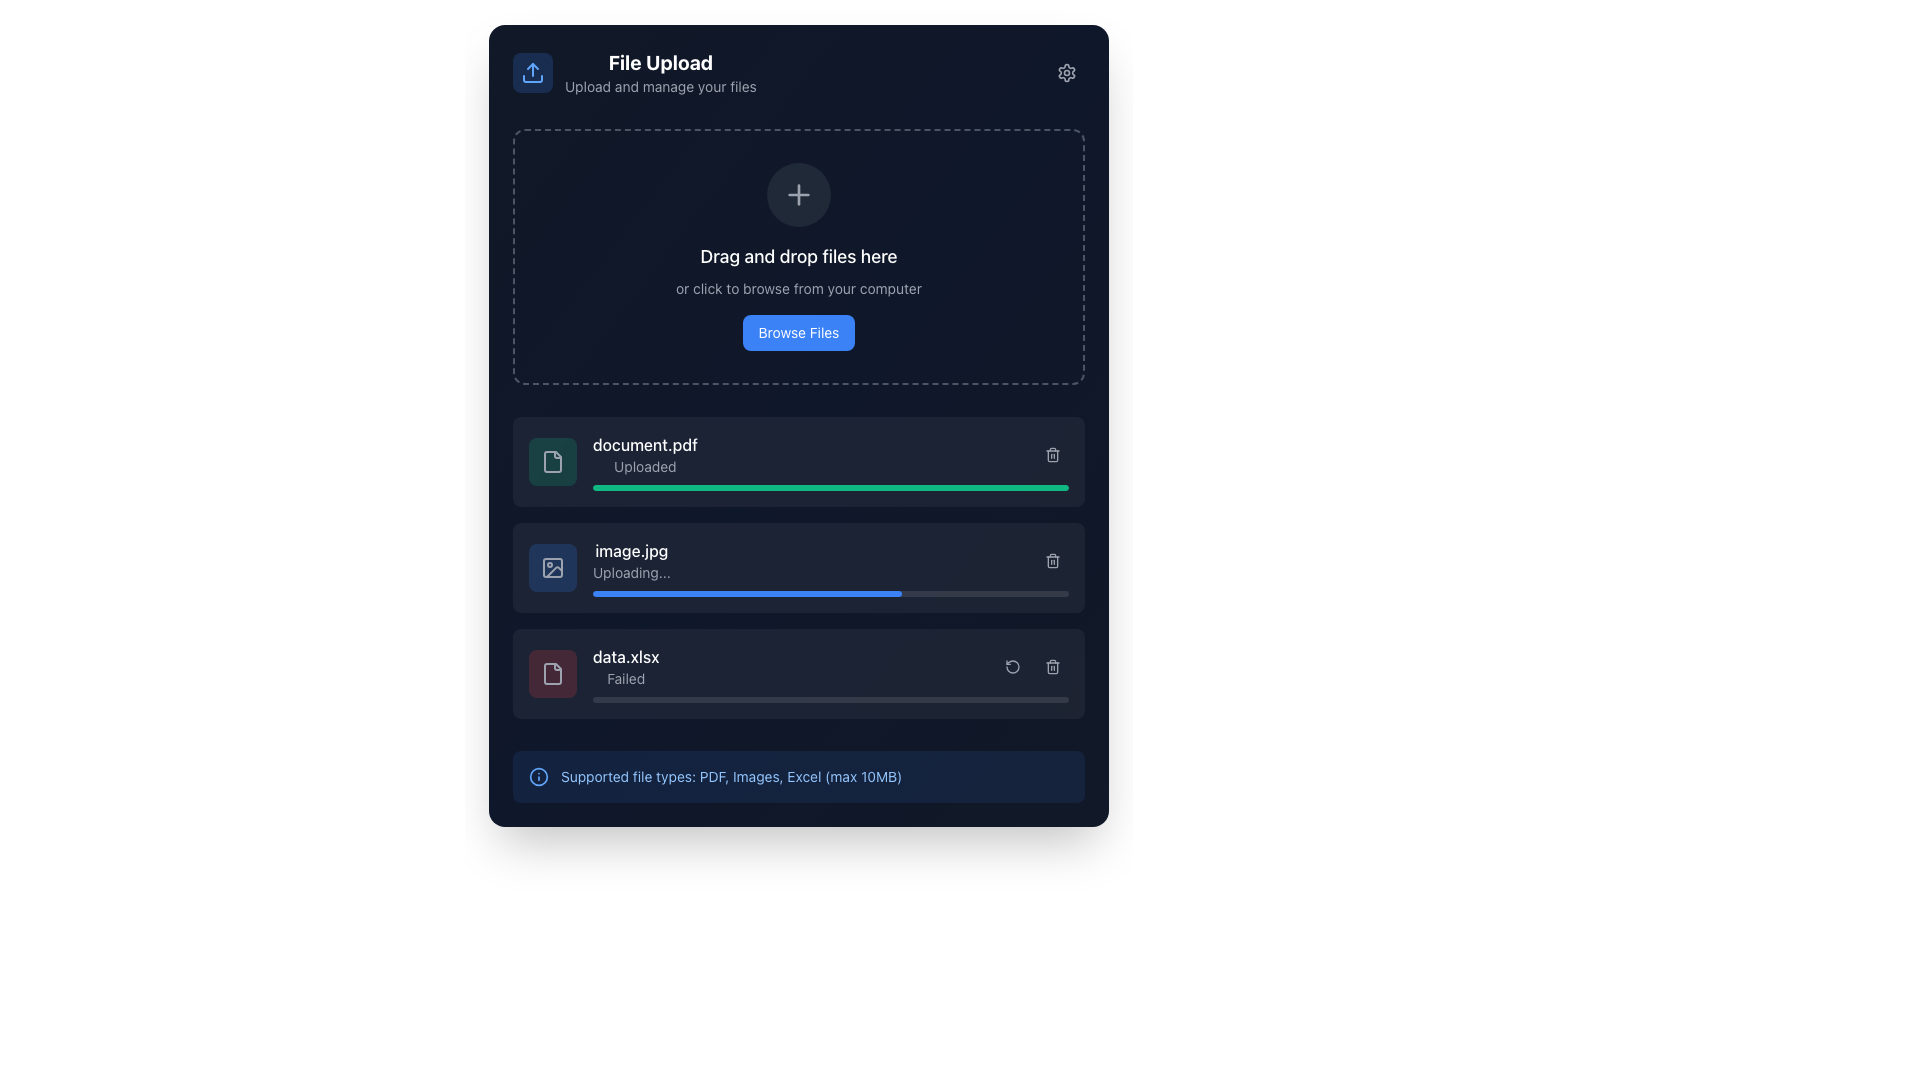 This screenshot has width=1920, height=1080. I want to click on the progress, so click(849, 698).